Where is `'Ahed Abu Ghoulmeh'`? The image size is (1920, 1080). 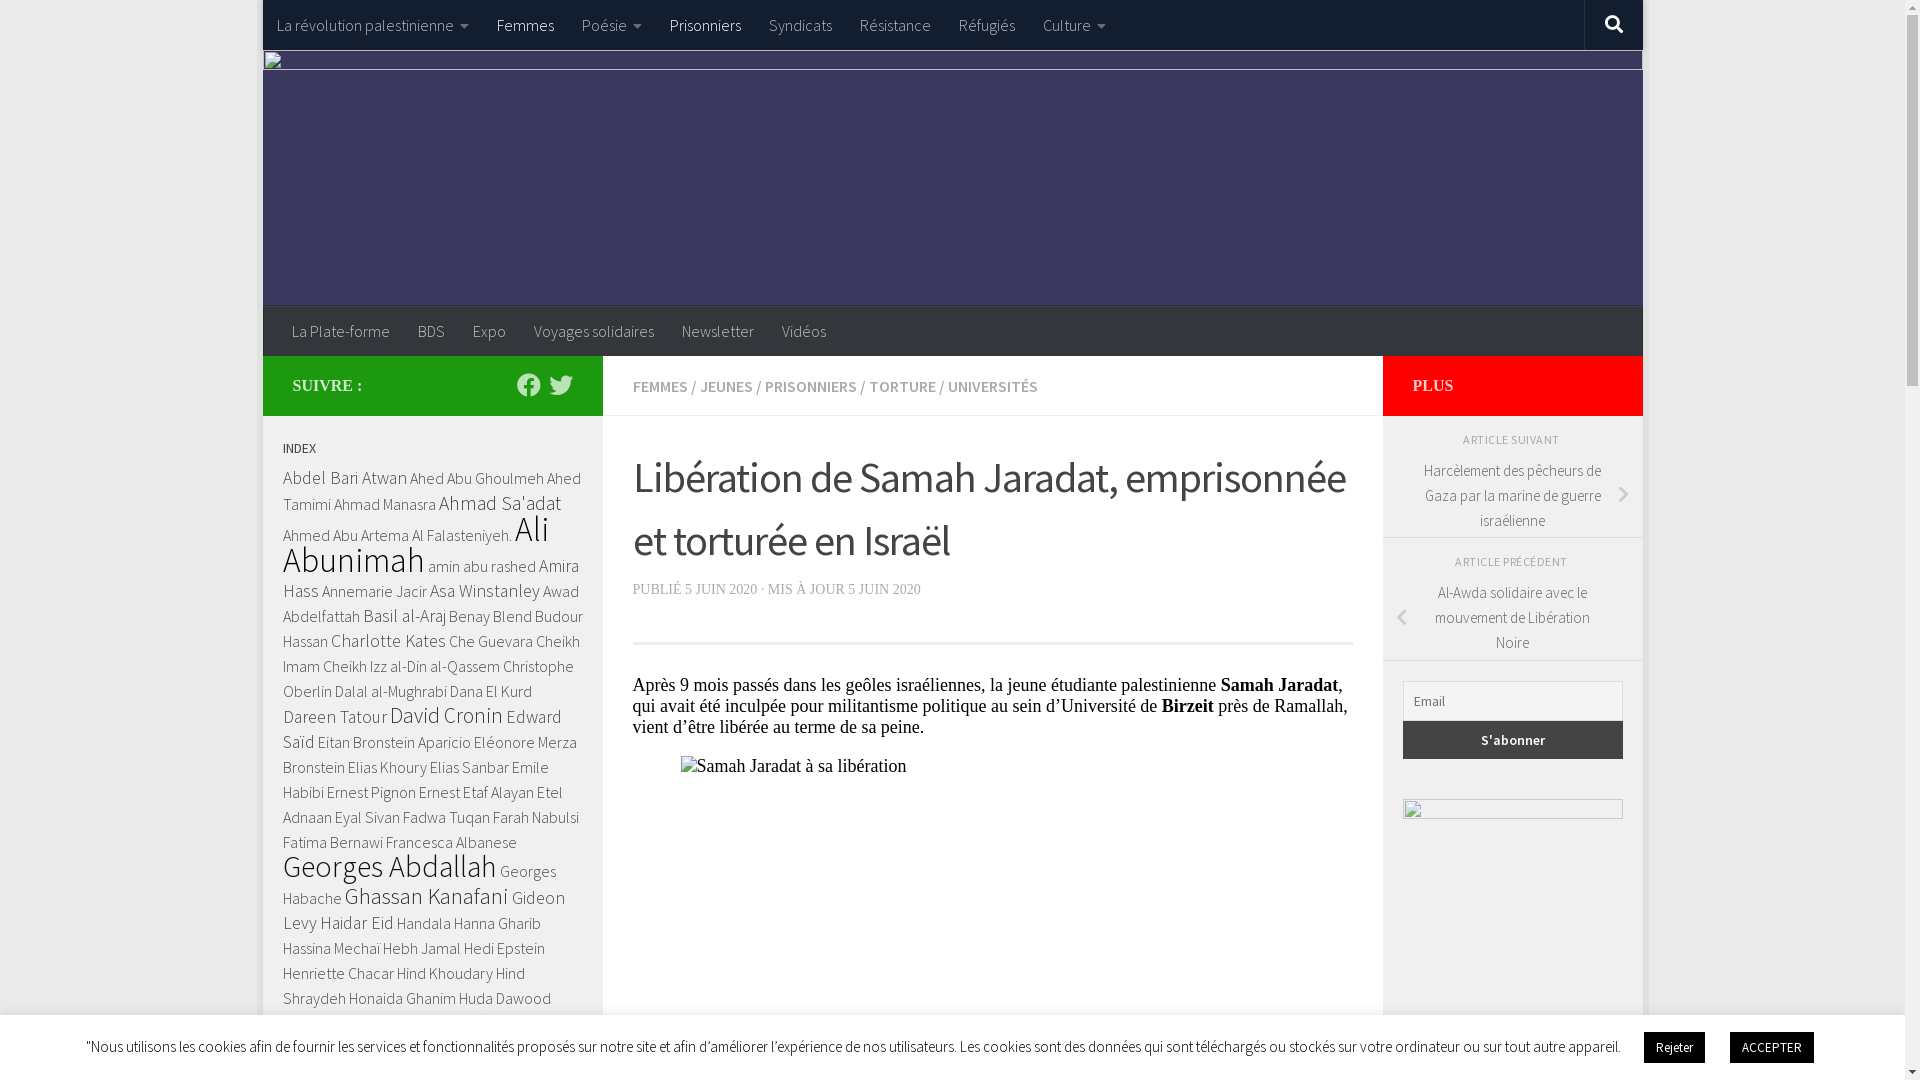
'Ahed Abu Ghoulmeh' is located at coordinates (475, 478).